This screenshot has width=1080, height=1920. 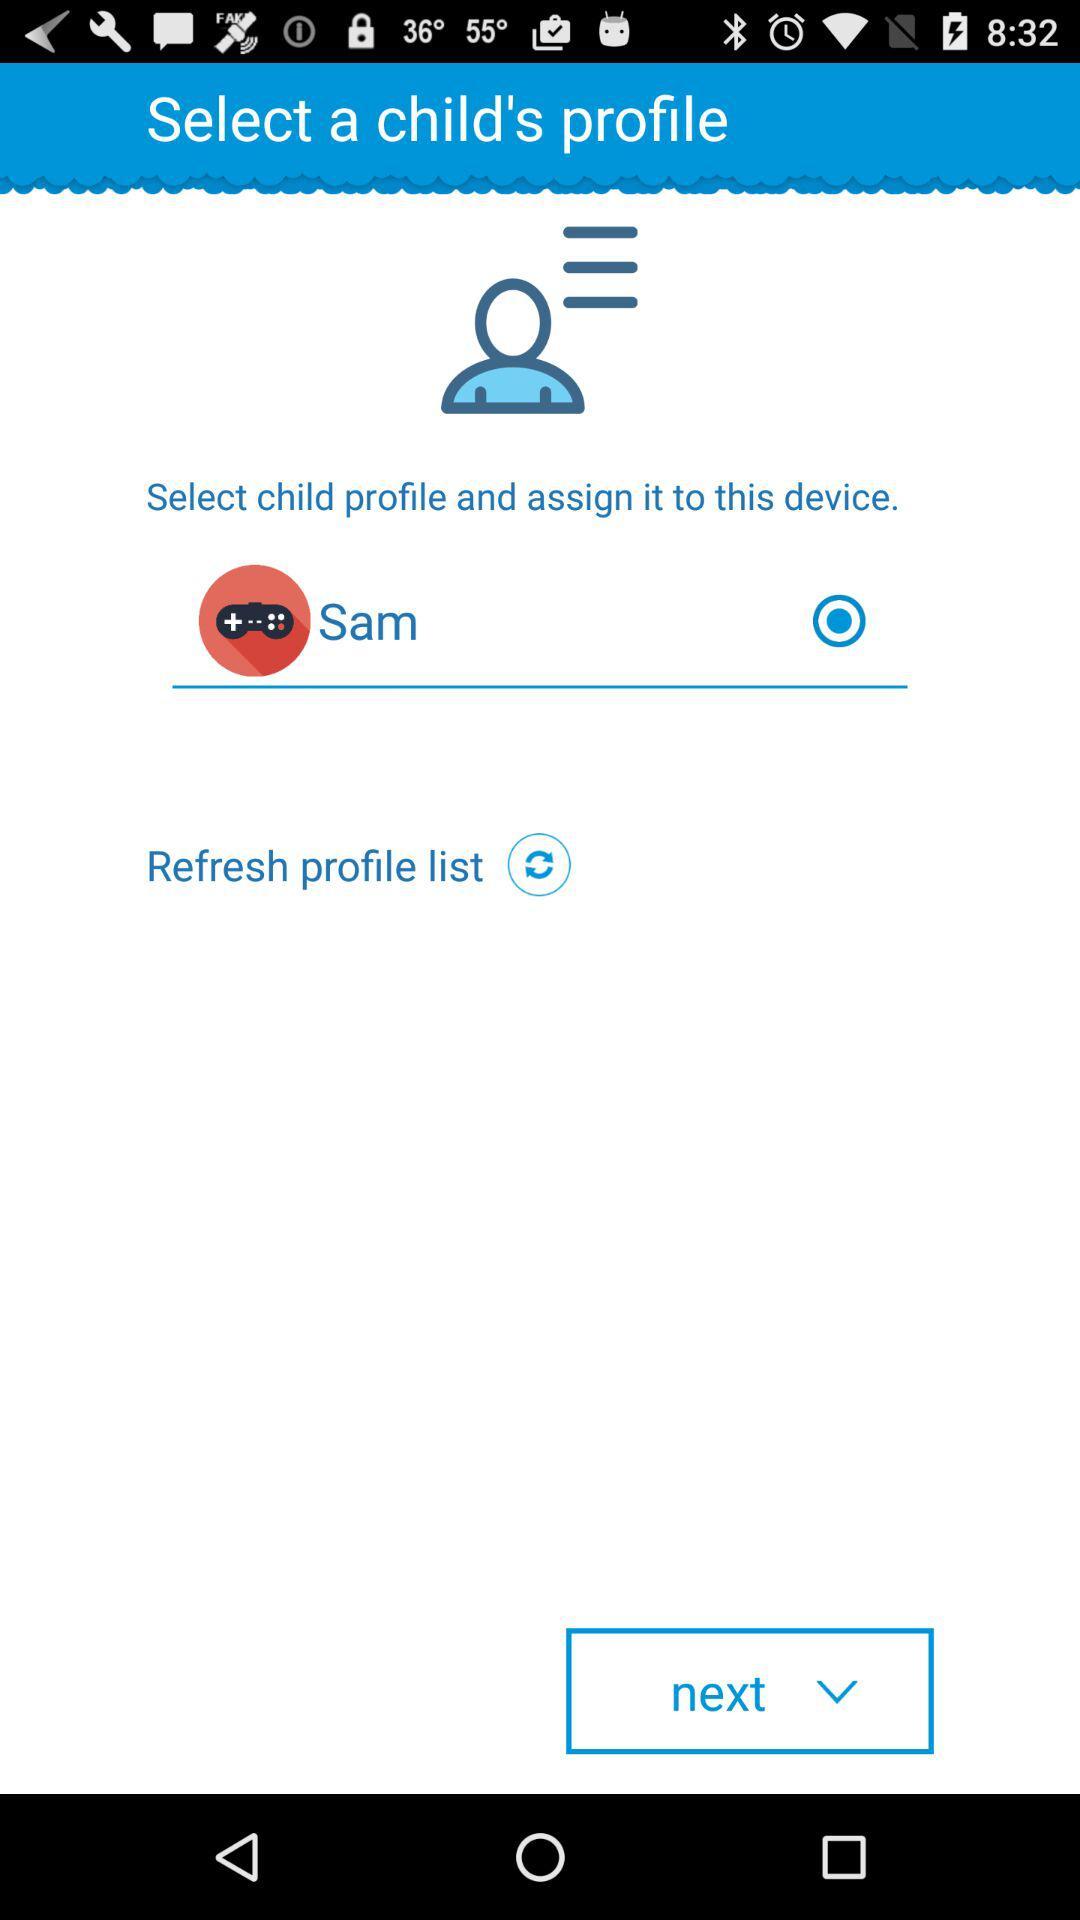 What do you see at coordinates (538, 864) in the screenshot?
I see `icon at the center` at bounding box center [538, 864].